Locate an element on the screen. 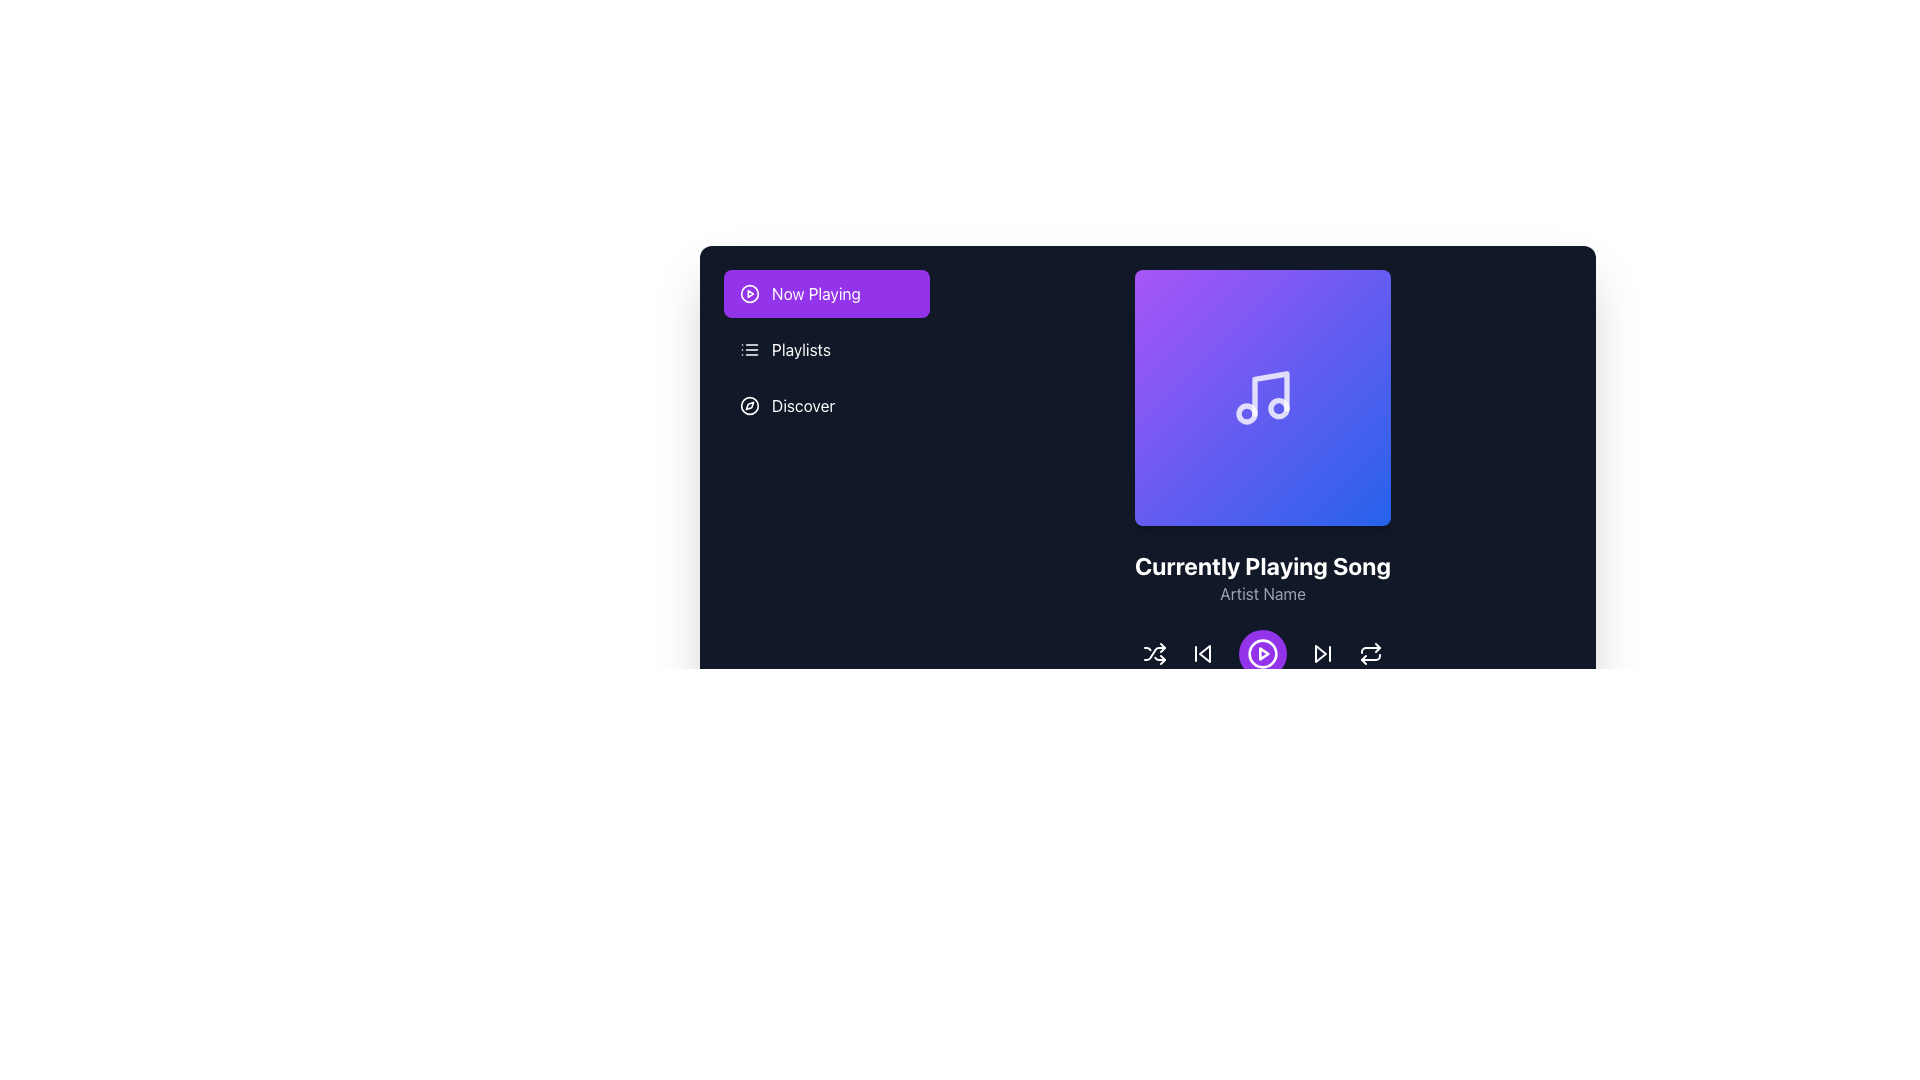  the 'Playlists' text label, which is displayed in white color within a dark background as part of a navigation menu, to initiate an action related to playlists is located at coordinates (801, 349).